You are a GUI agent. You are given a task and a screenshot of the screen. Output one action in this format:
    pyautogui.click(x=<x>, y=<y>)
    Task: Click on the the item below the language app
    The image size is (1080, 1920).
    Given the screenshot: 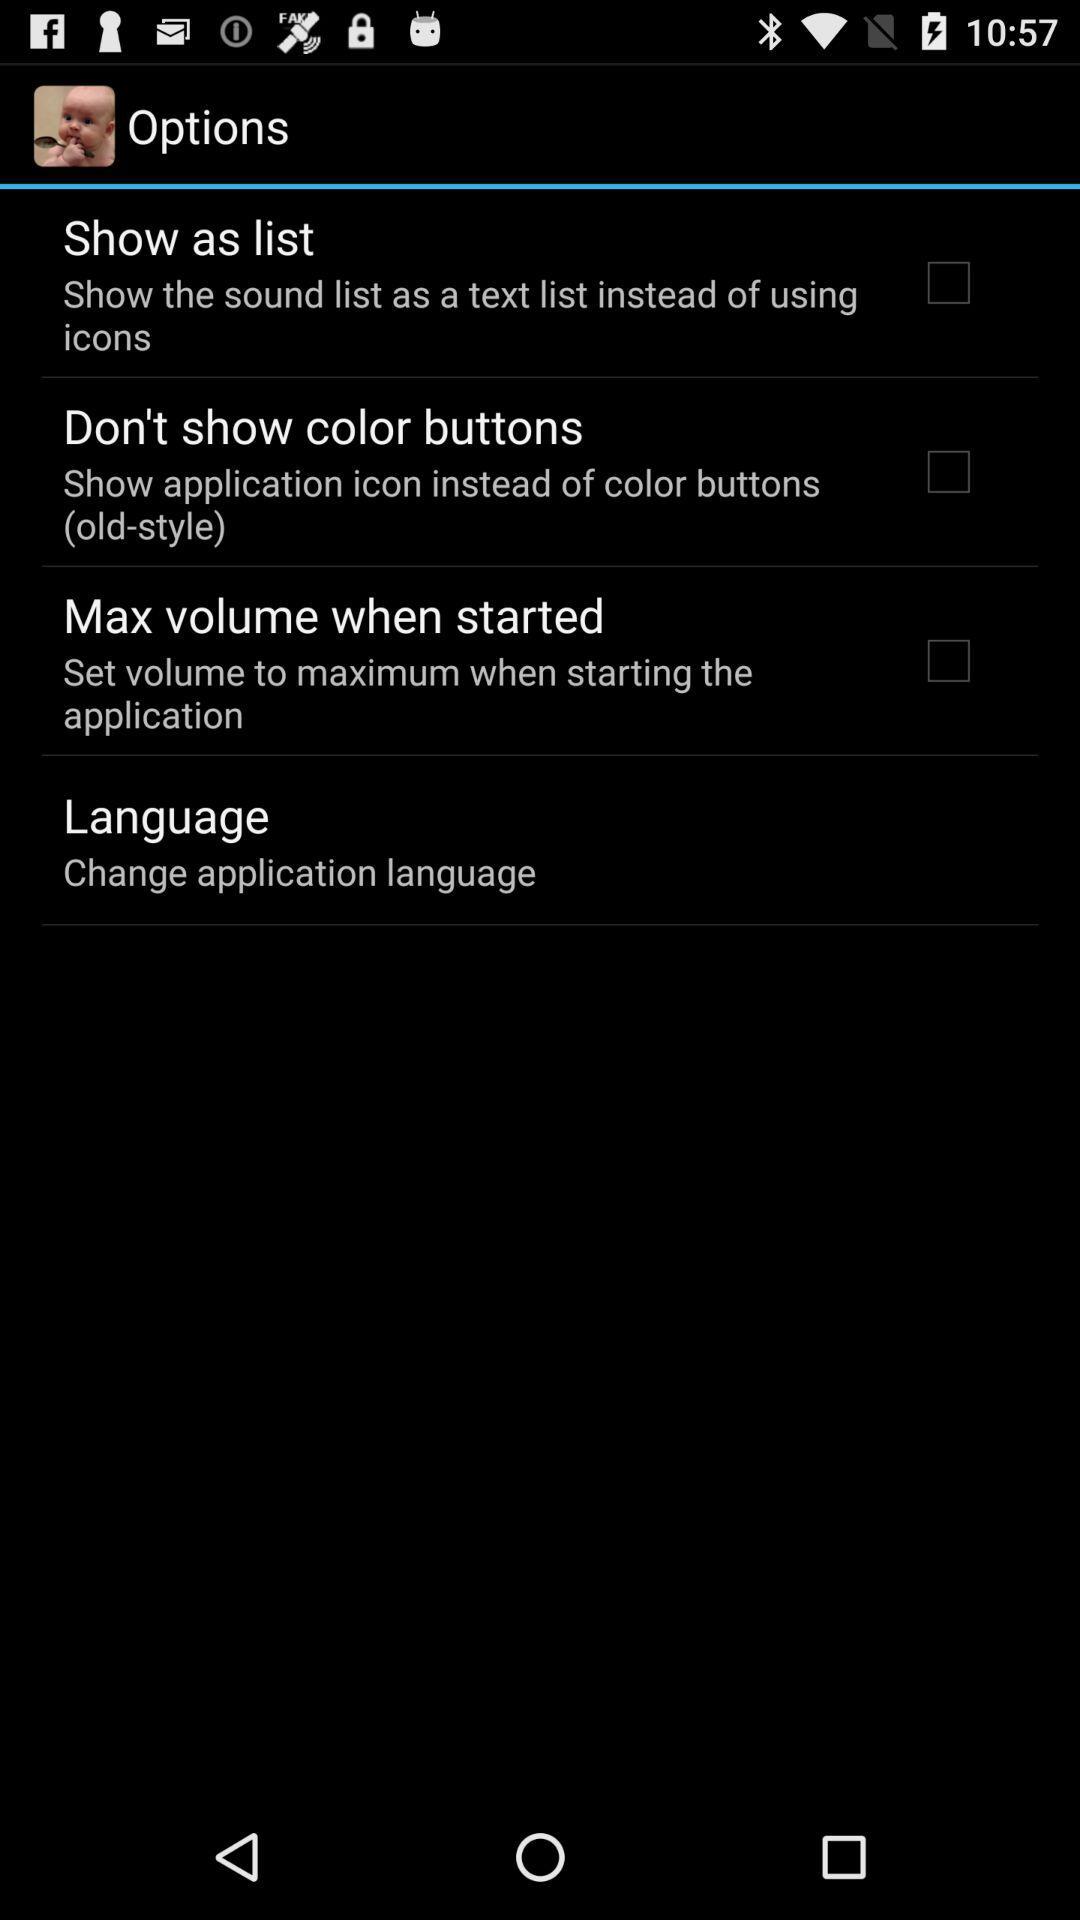 What is the action you would take?
    pyautogui.click(x=299, y=871)
    